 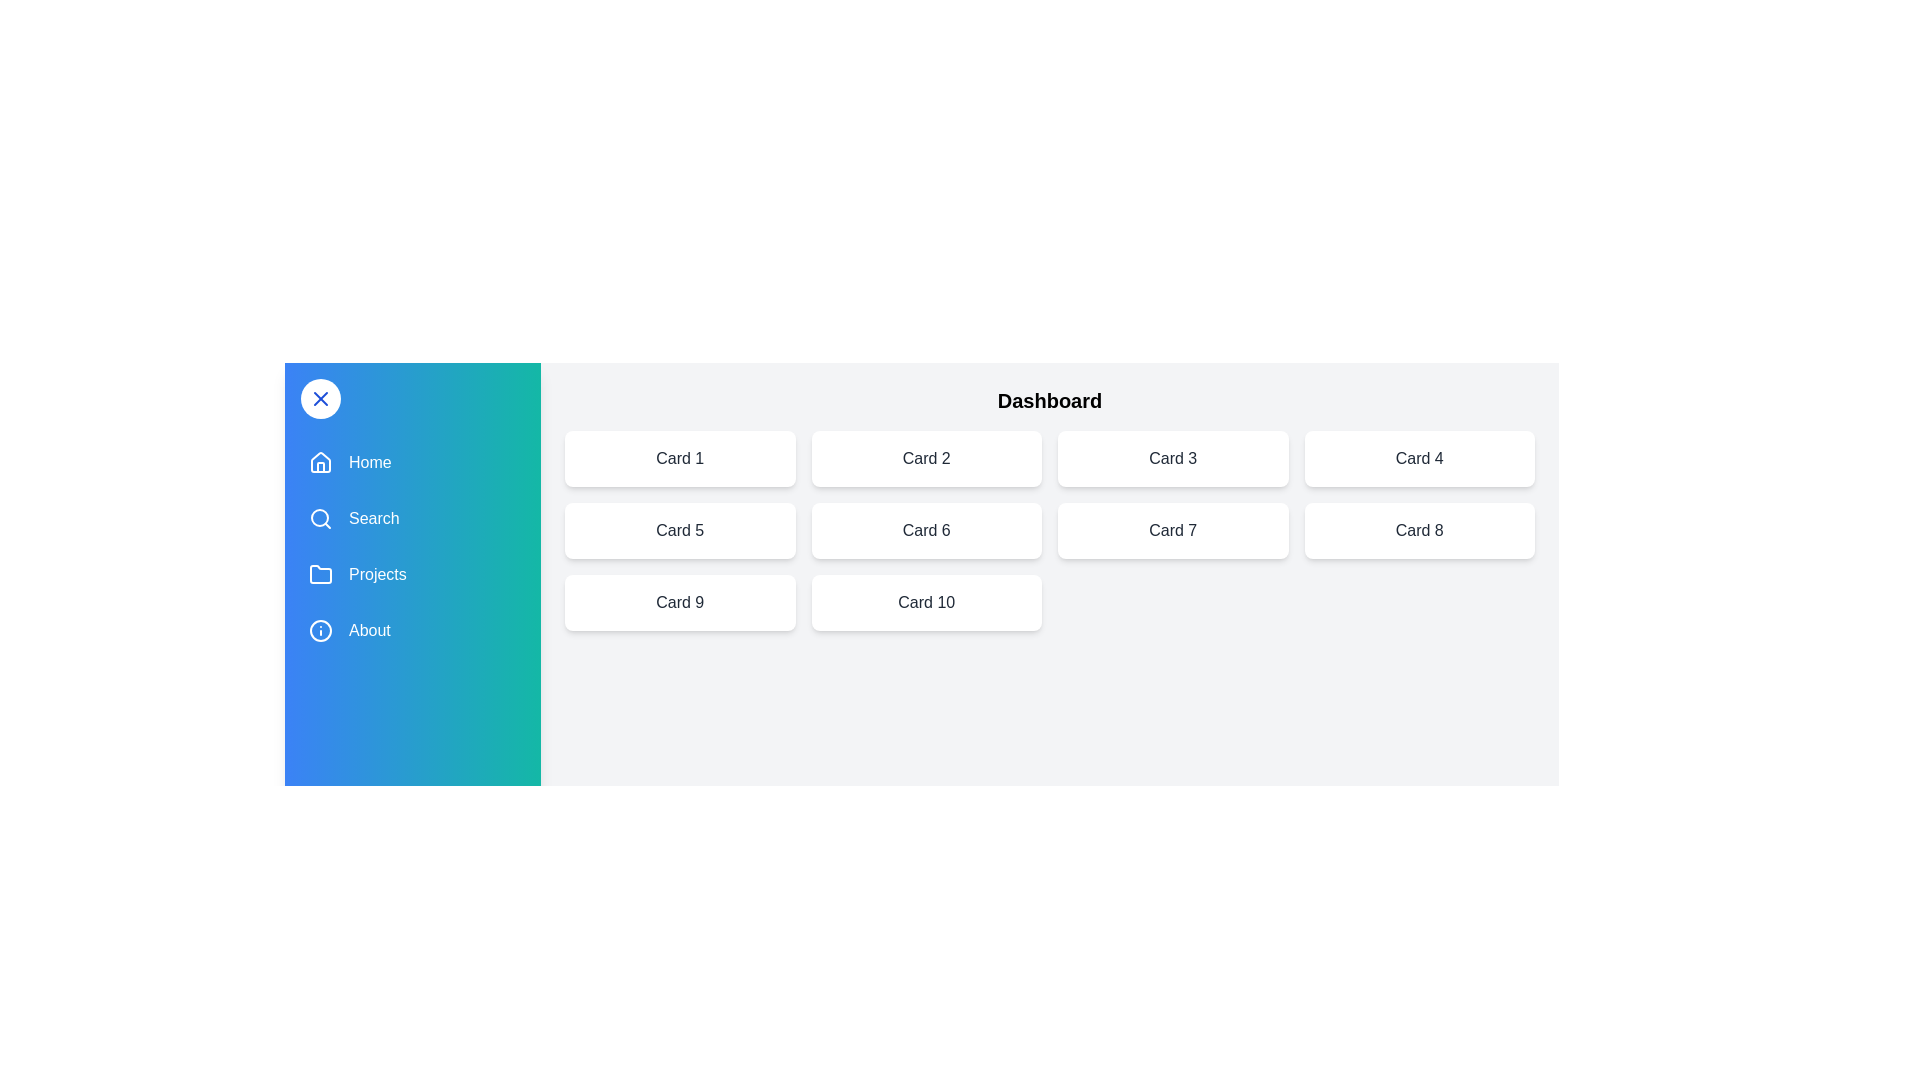 I want to click on the button to toggle the drawer, so click(x=321, y=398).